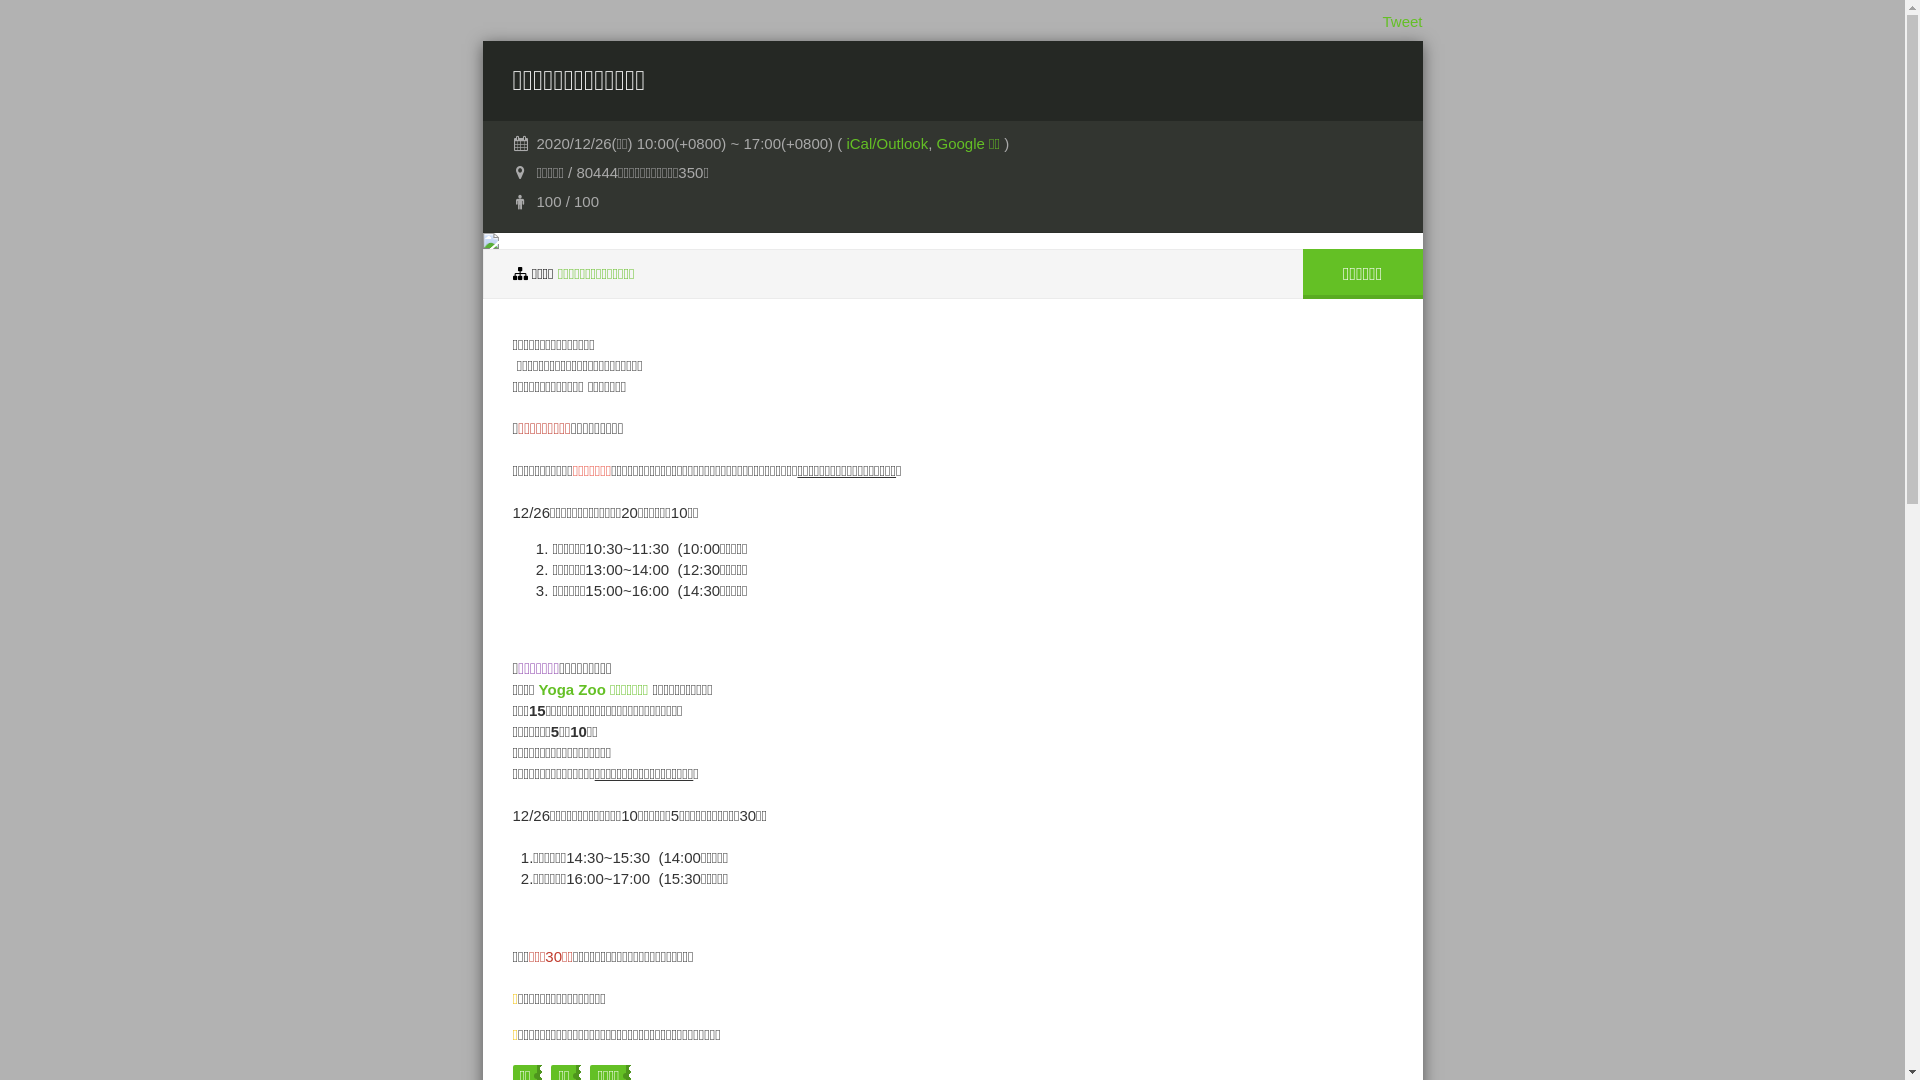 The image size is (1920, 1080). I want to click on 'Tweet', so click(1400, 21).